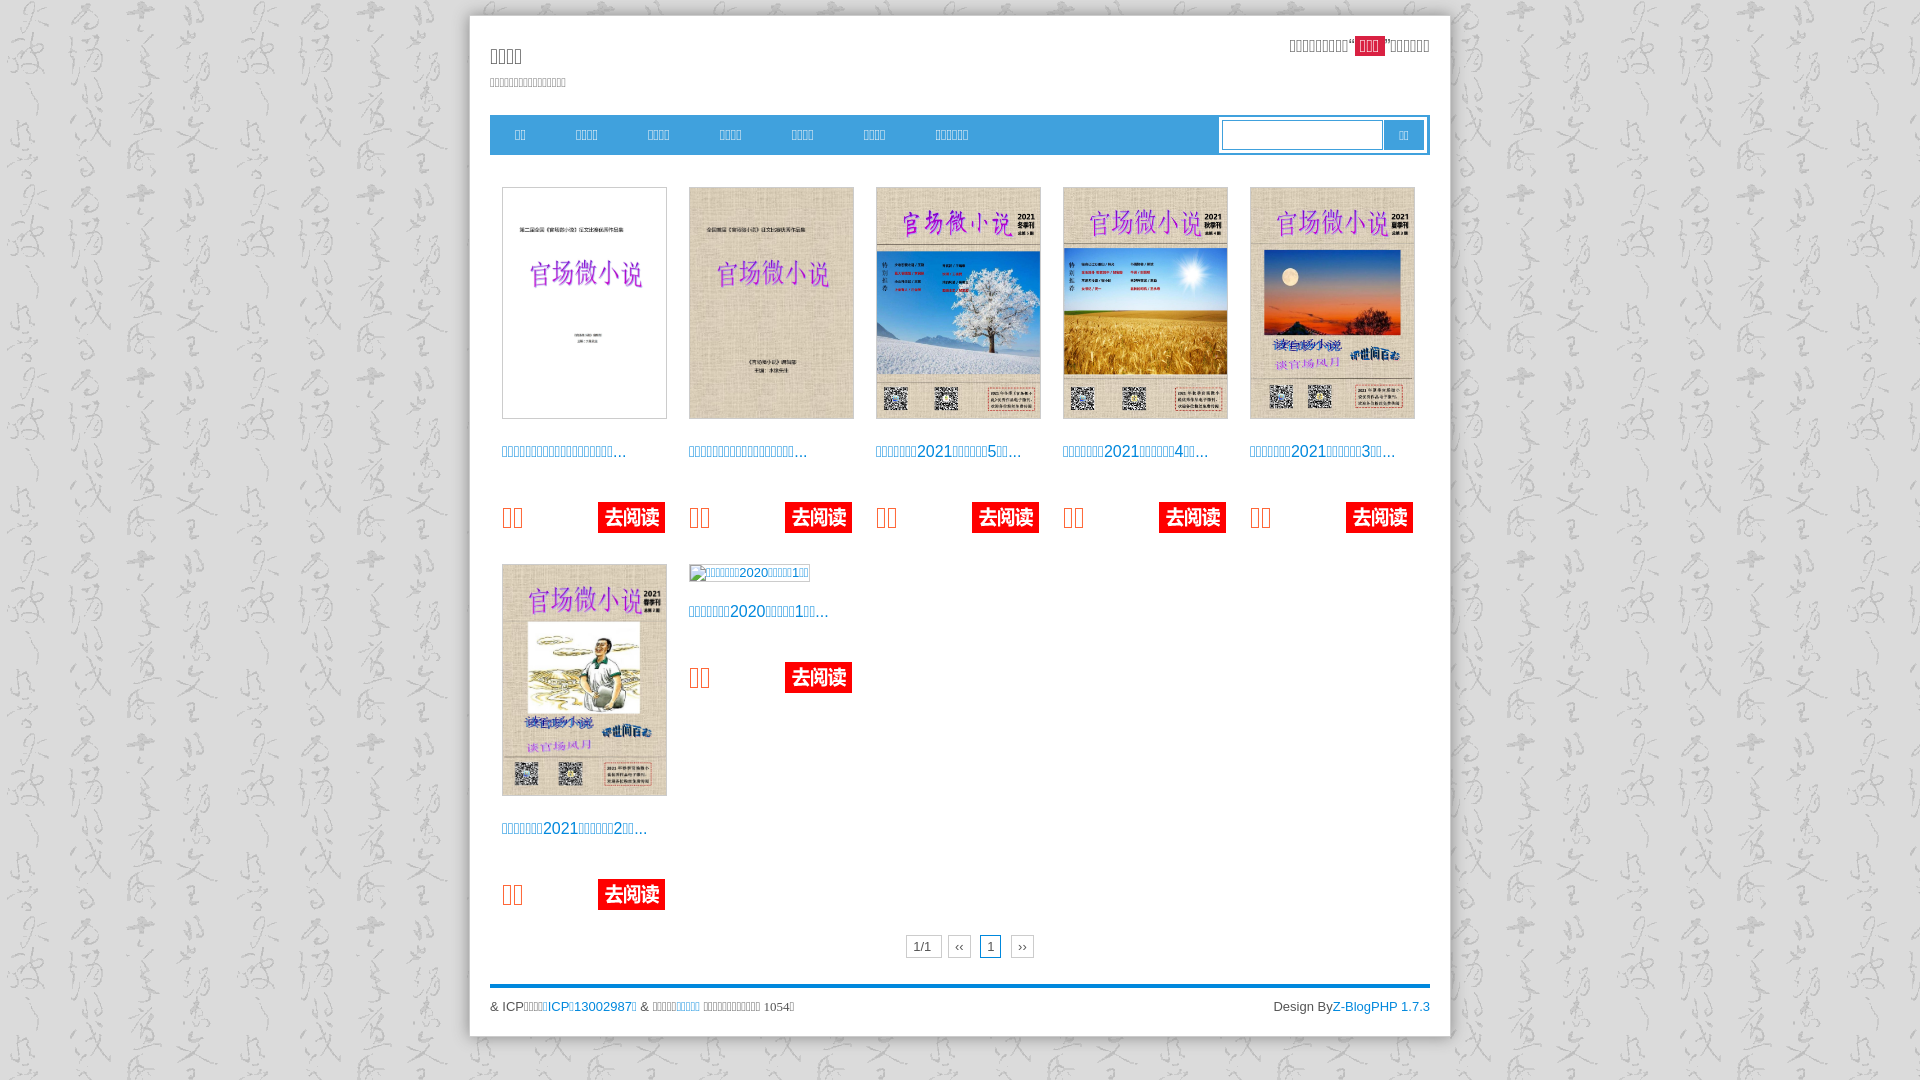 The image size is (1920, 1080). What do you see at coordinates (1380, 1006) in the screenshot?
I see `'Z-BlogPHP 1.7.3'` at bounding box center [1380, 1006].